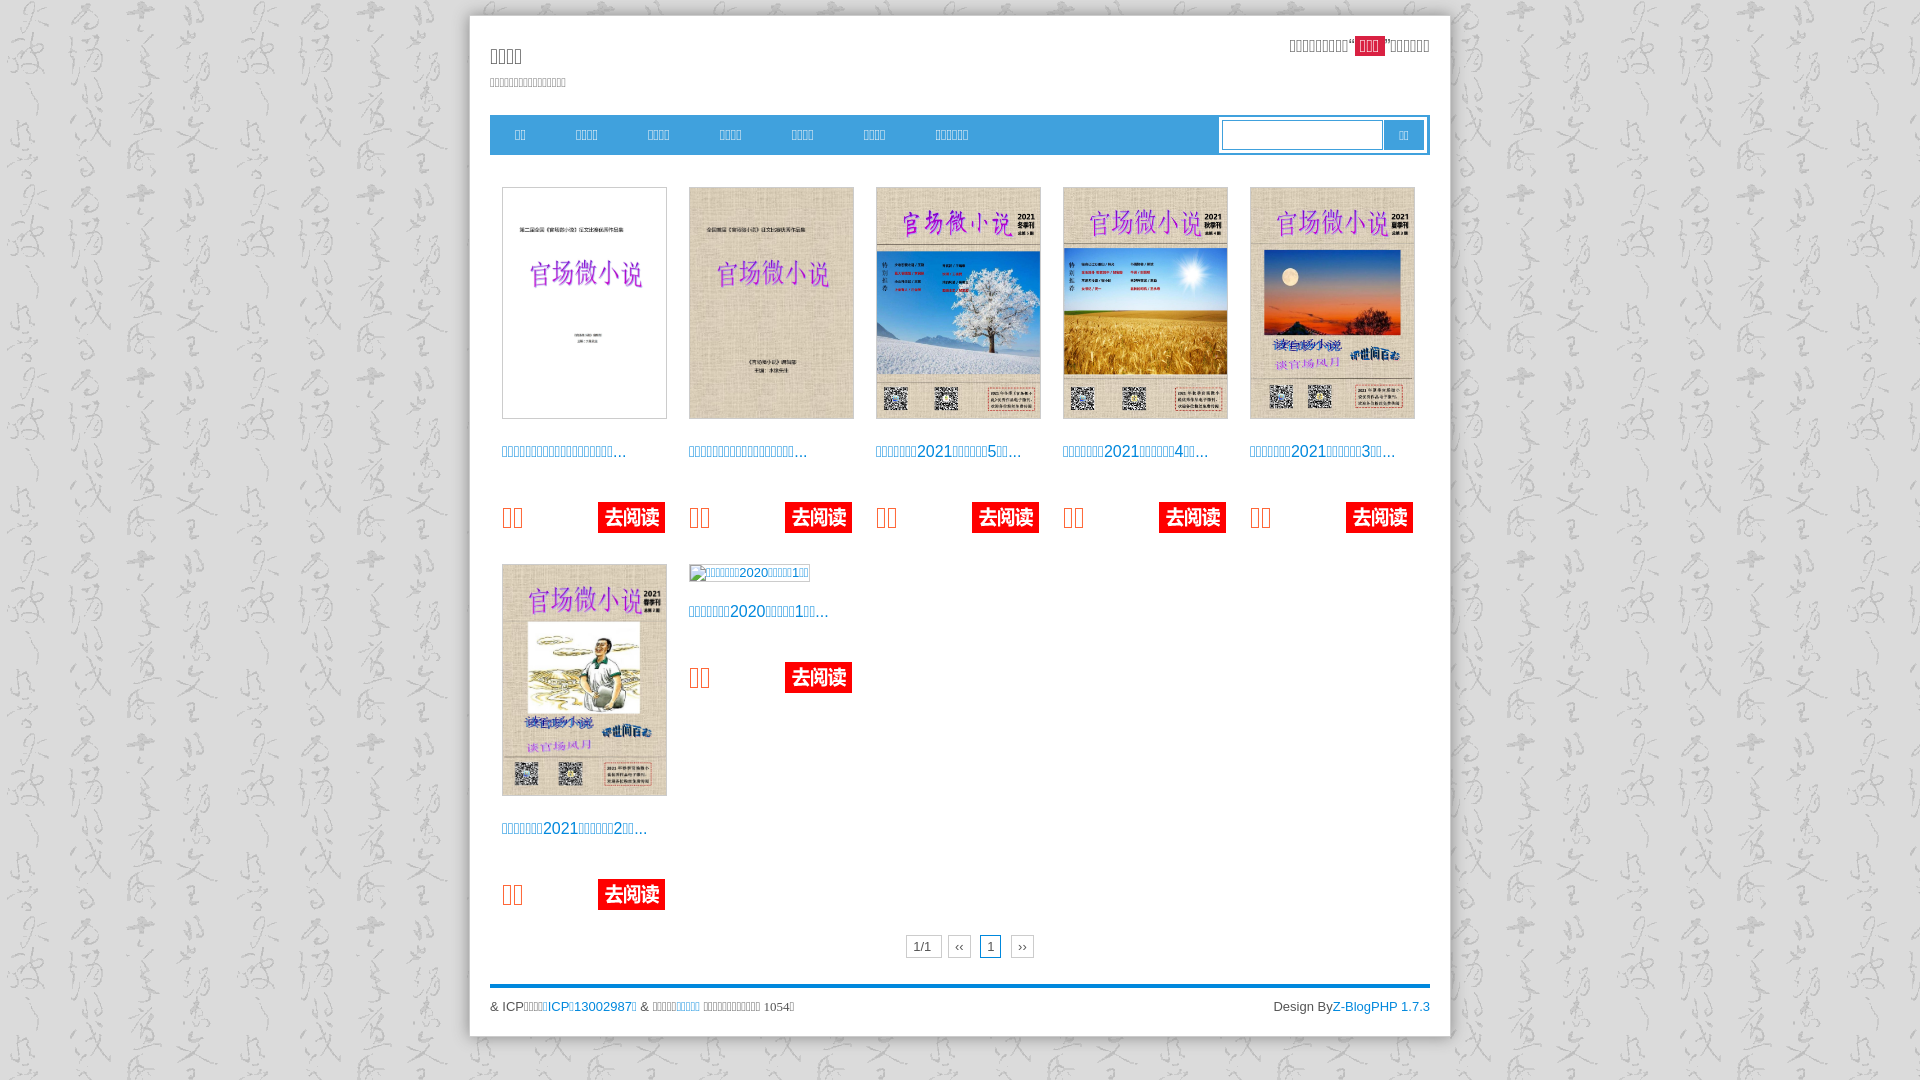 The image size is (1920, 1080). What do you see at coordinates (1380, 1006) in the screenshot?
I see `'Z-BlogPHP 1.7.3'` at bounding box center [1380, 1006].